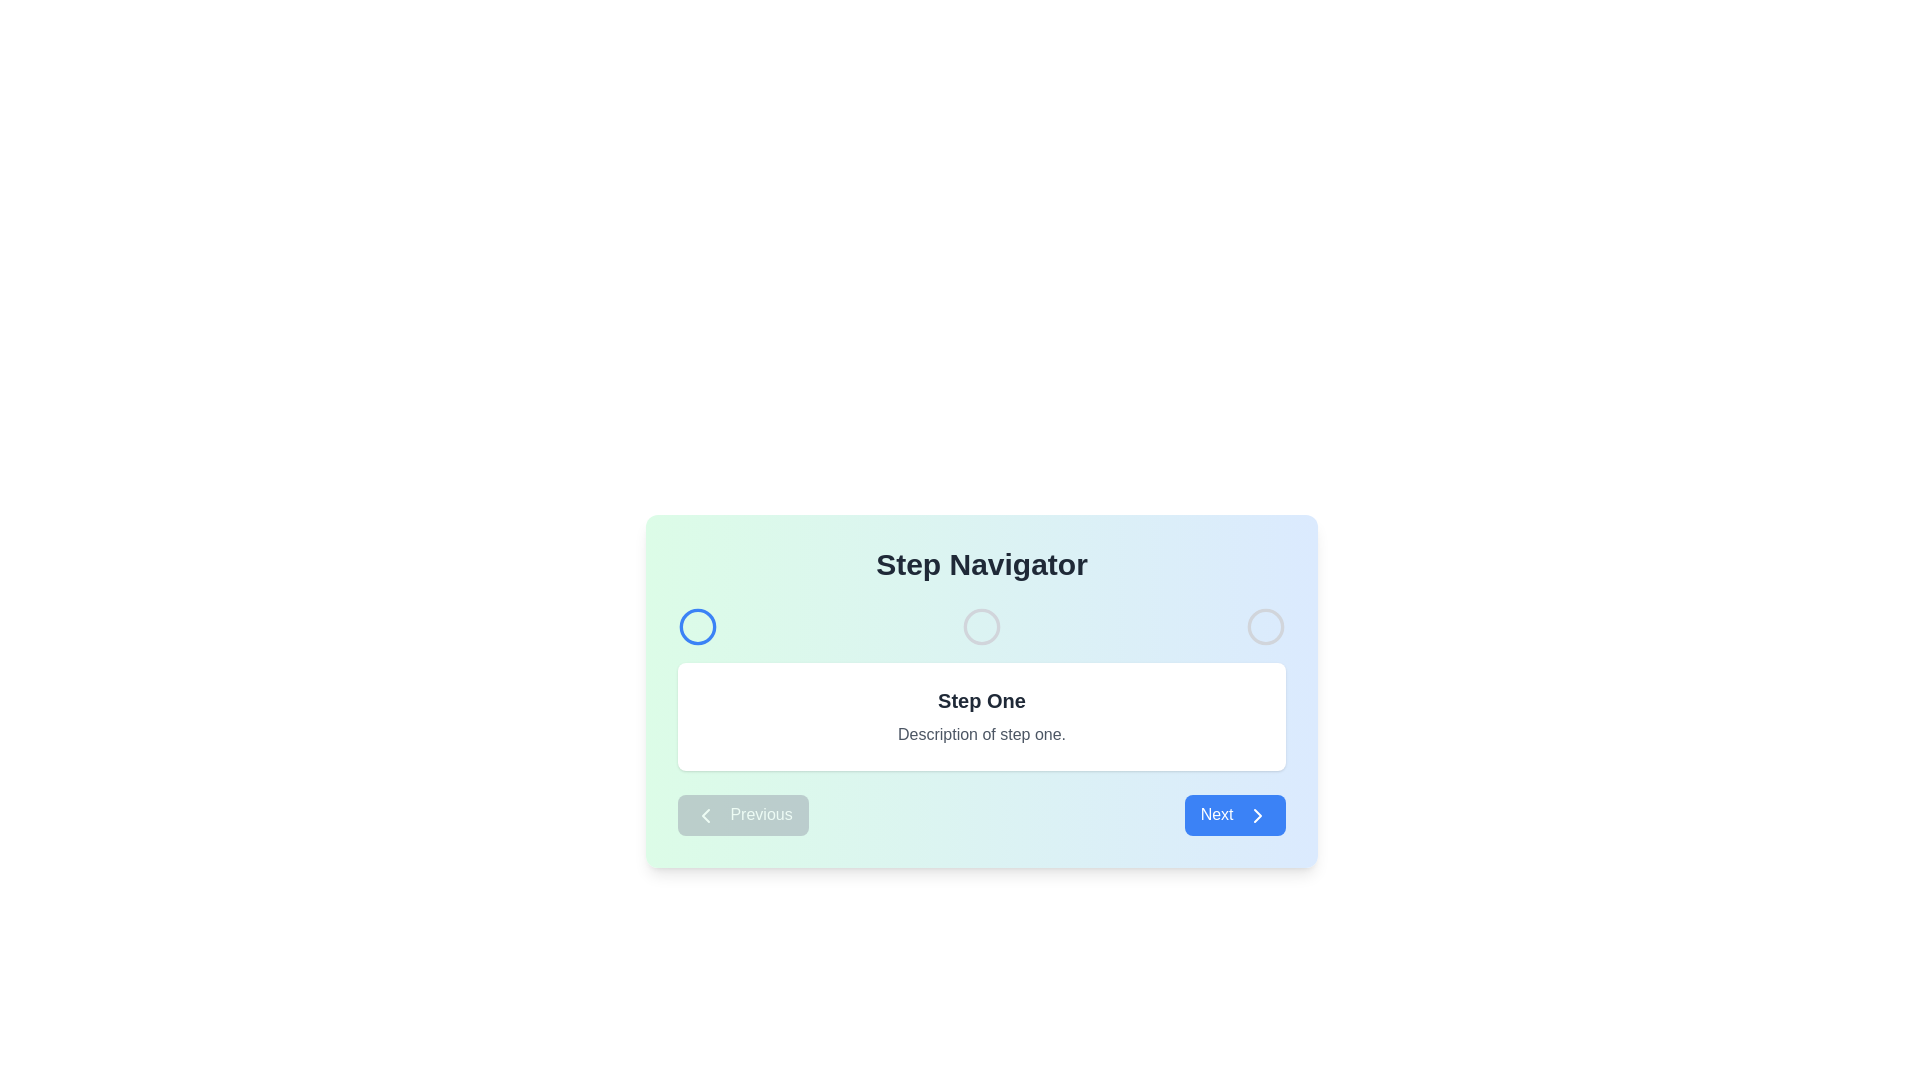 The image size is (1920, 1080). I want to click on the circular indicator with a blue border located on the left side of the navigation sequence, so click(697, 626).